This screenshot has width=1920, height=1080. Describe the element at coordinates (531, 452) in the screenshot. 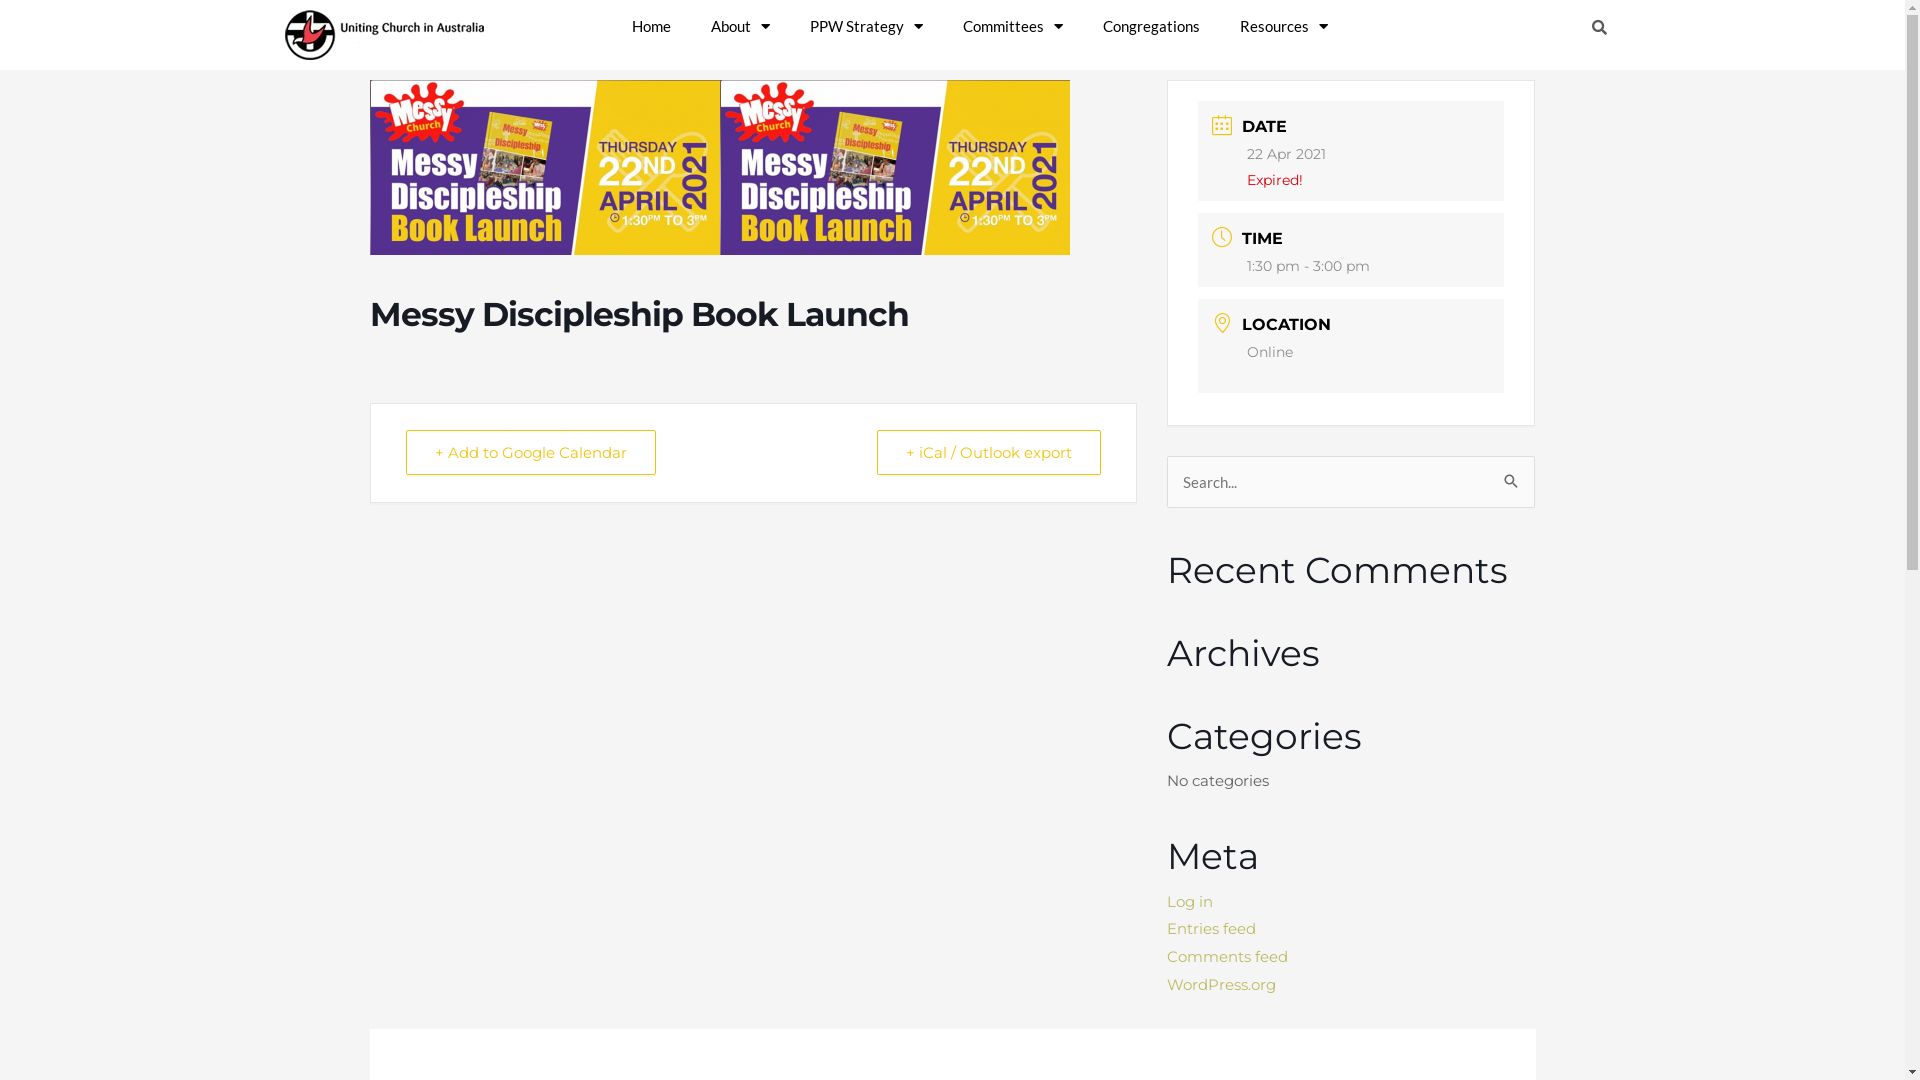

I see `'+ Add to Google Calendar'` at that location.